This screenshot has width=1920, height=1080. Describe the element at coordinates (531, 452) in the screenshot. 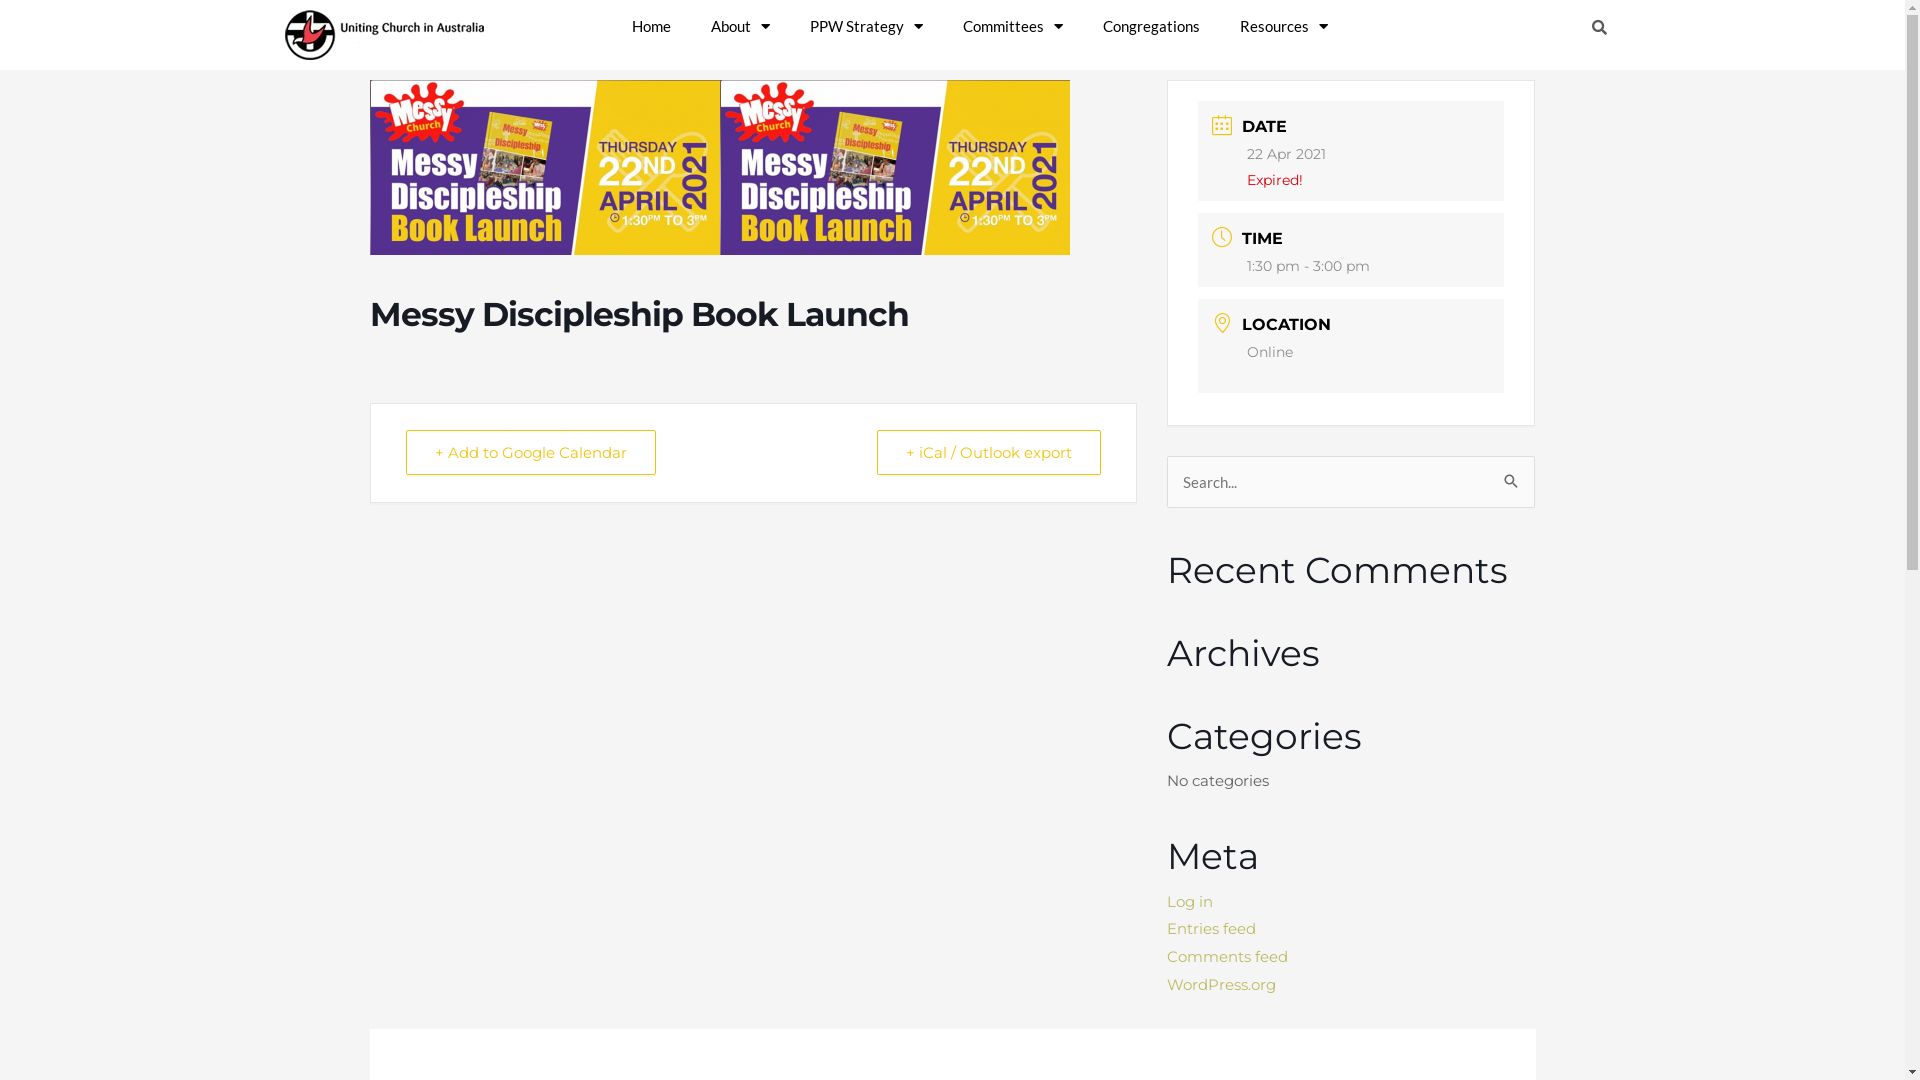

I see `'+ Add to Google Calendar'` at that location.